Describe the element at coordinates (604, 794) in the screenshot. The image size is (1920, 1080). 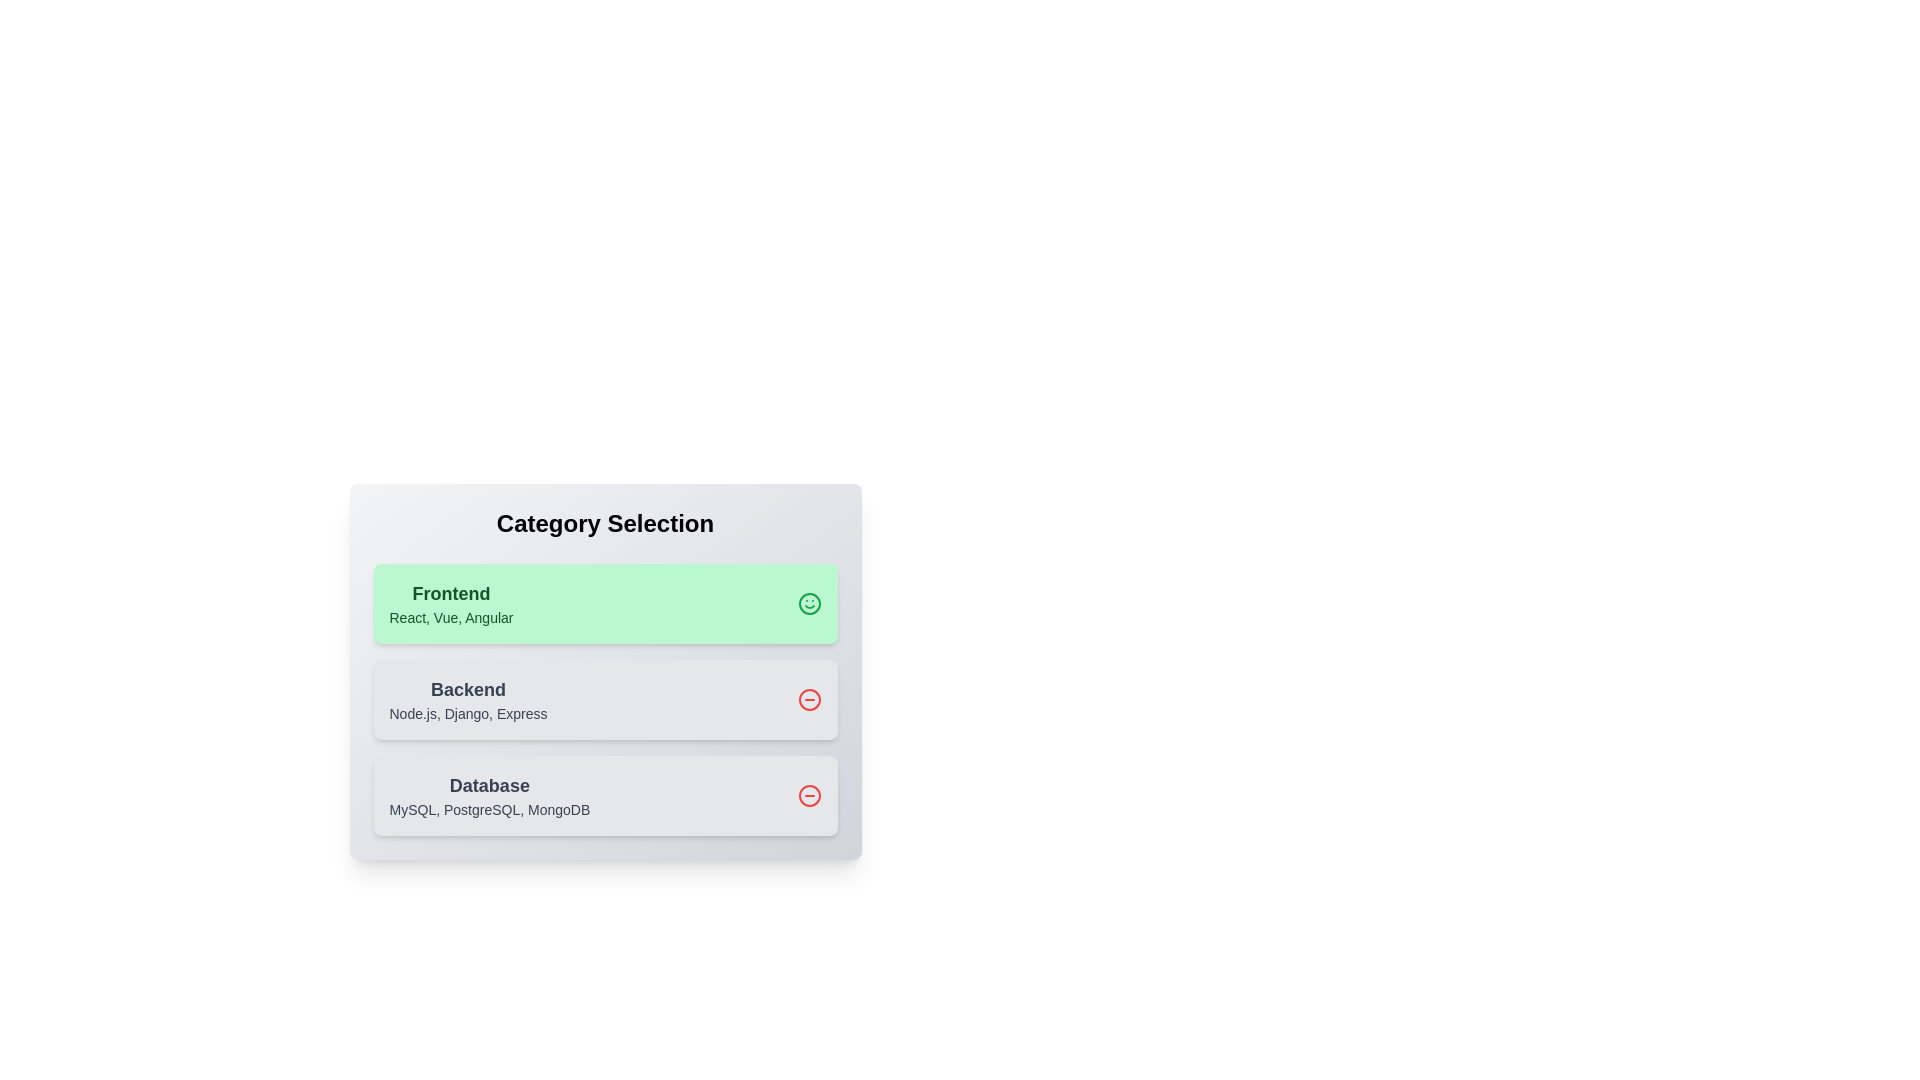
I see `the category Database by clicking on its chip` at that location.